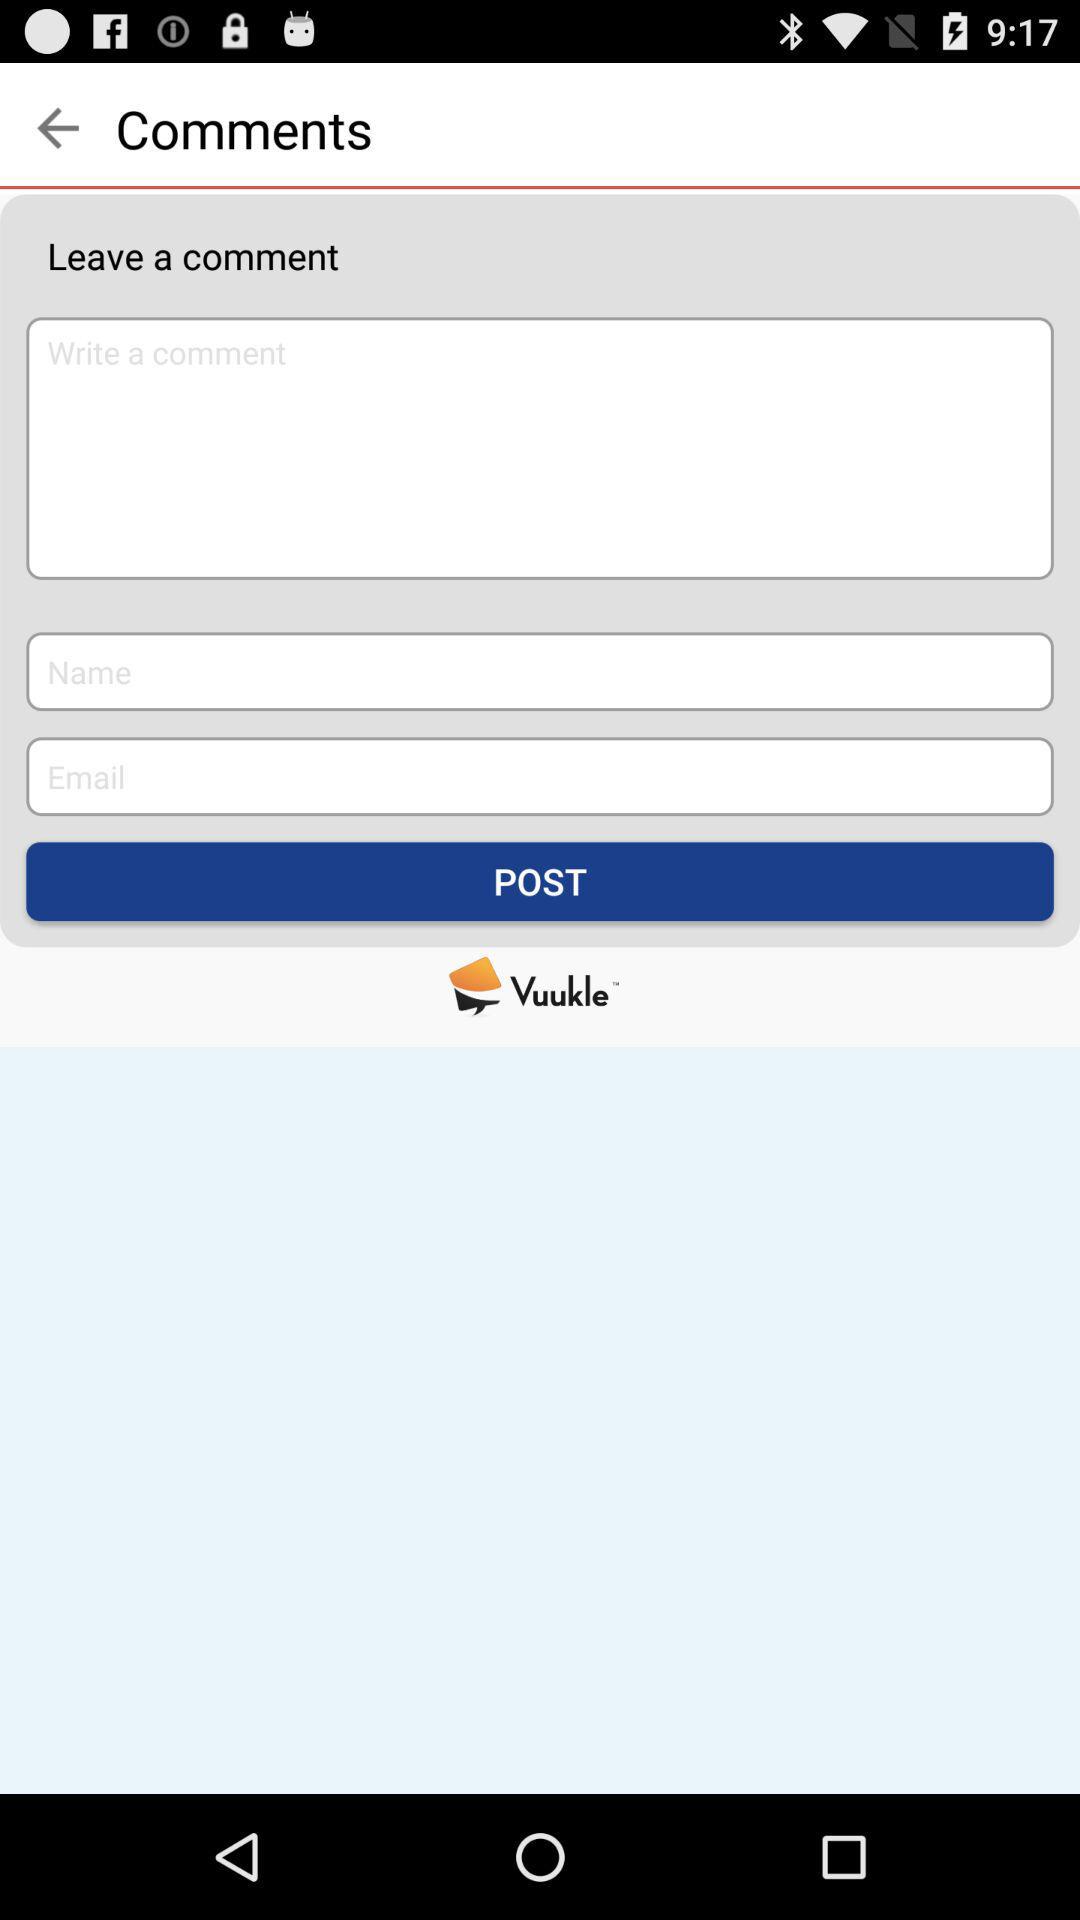  Describe the element at coordinates (540, 671) in the screenshot. I see `your name in this box` at that location.